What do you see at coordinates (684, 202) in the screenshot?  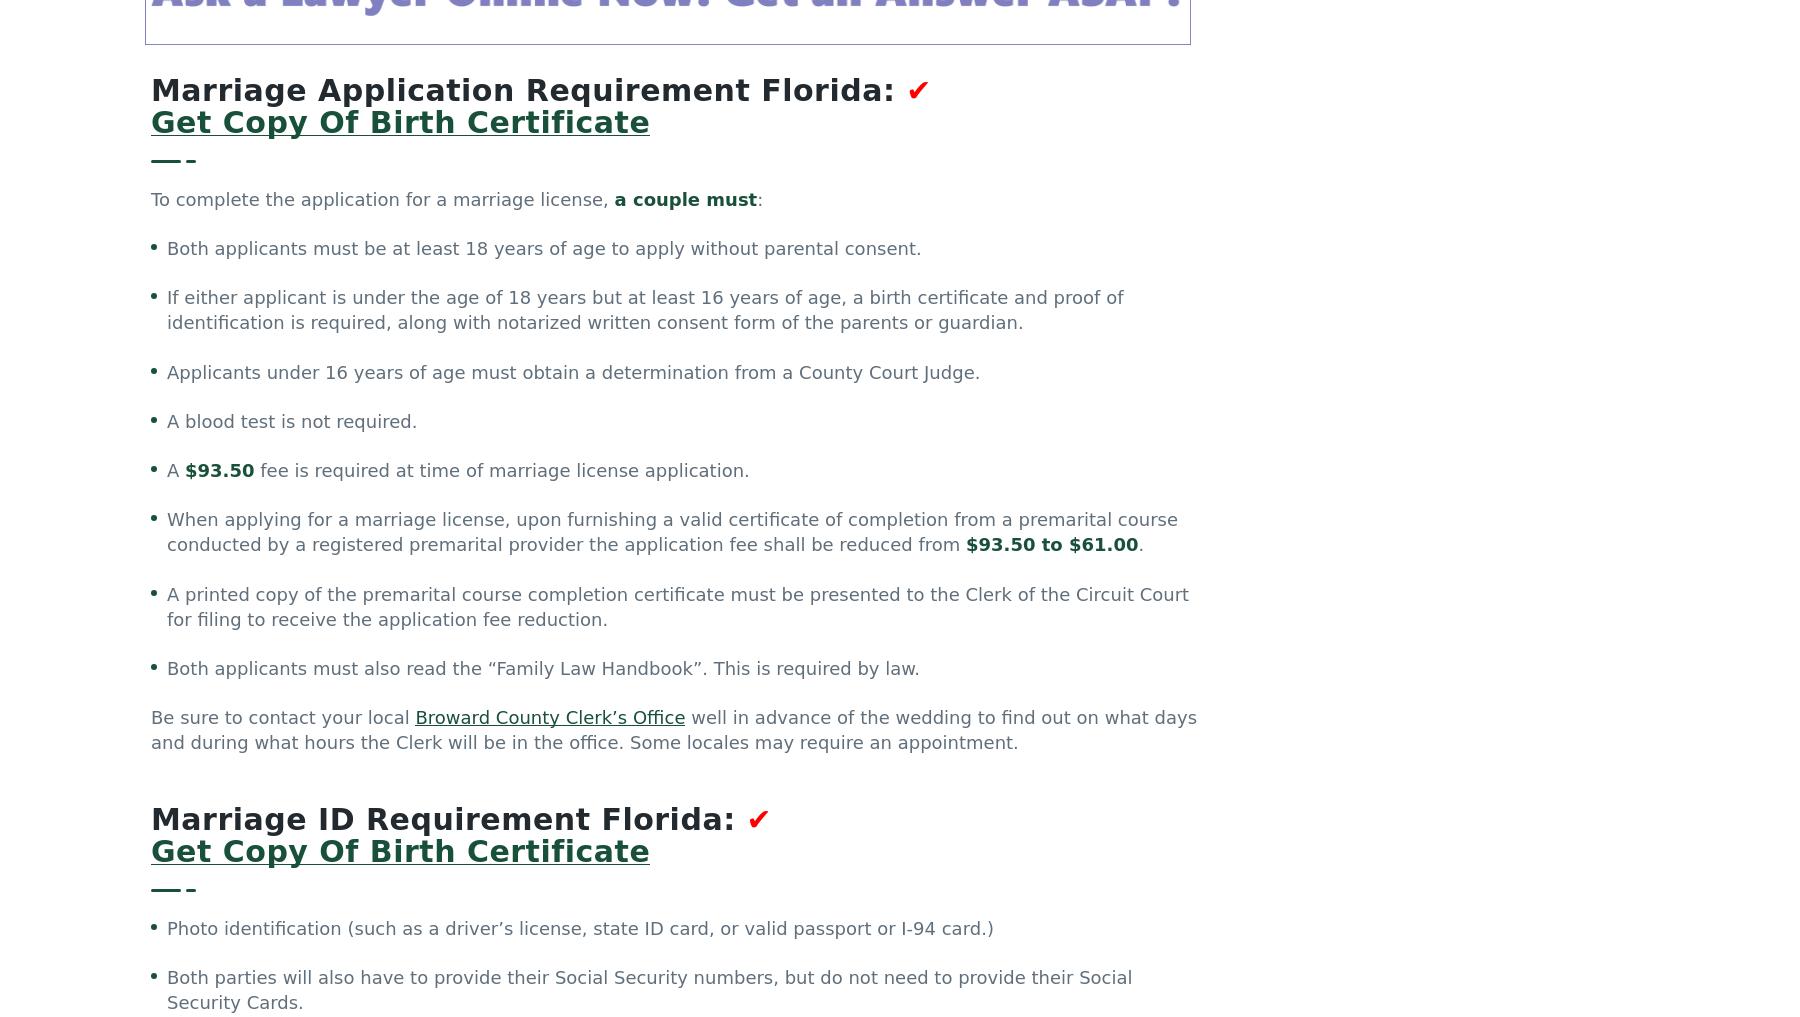 I see `'a couple must'` at bounding box center [684, 202].